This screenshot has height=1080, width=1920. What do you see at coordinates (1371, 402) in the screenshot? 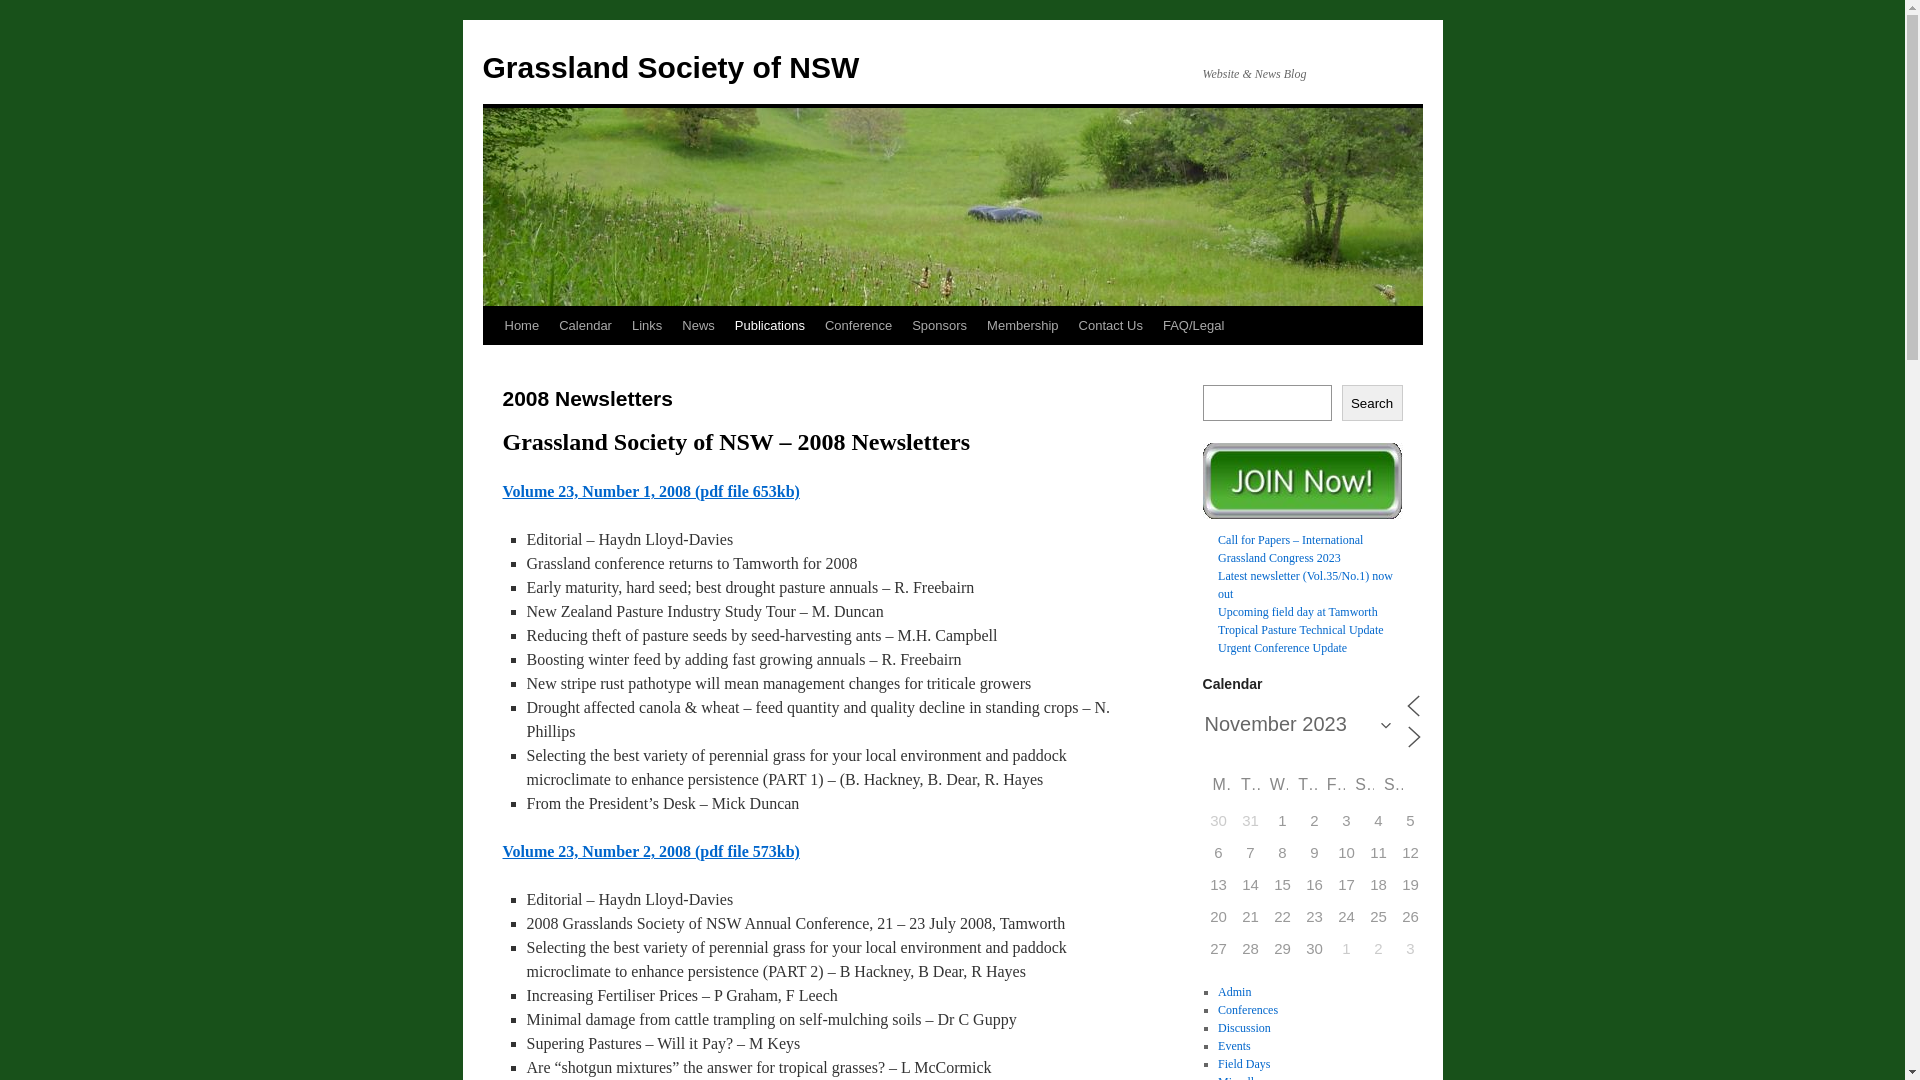
I see `'Search'` at bounding box center [1371, 402].